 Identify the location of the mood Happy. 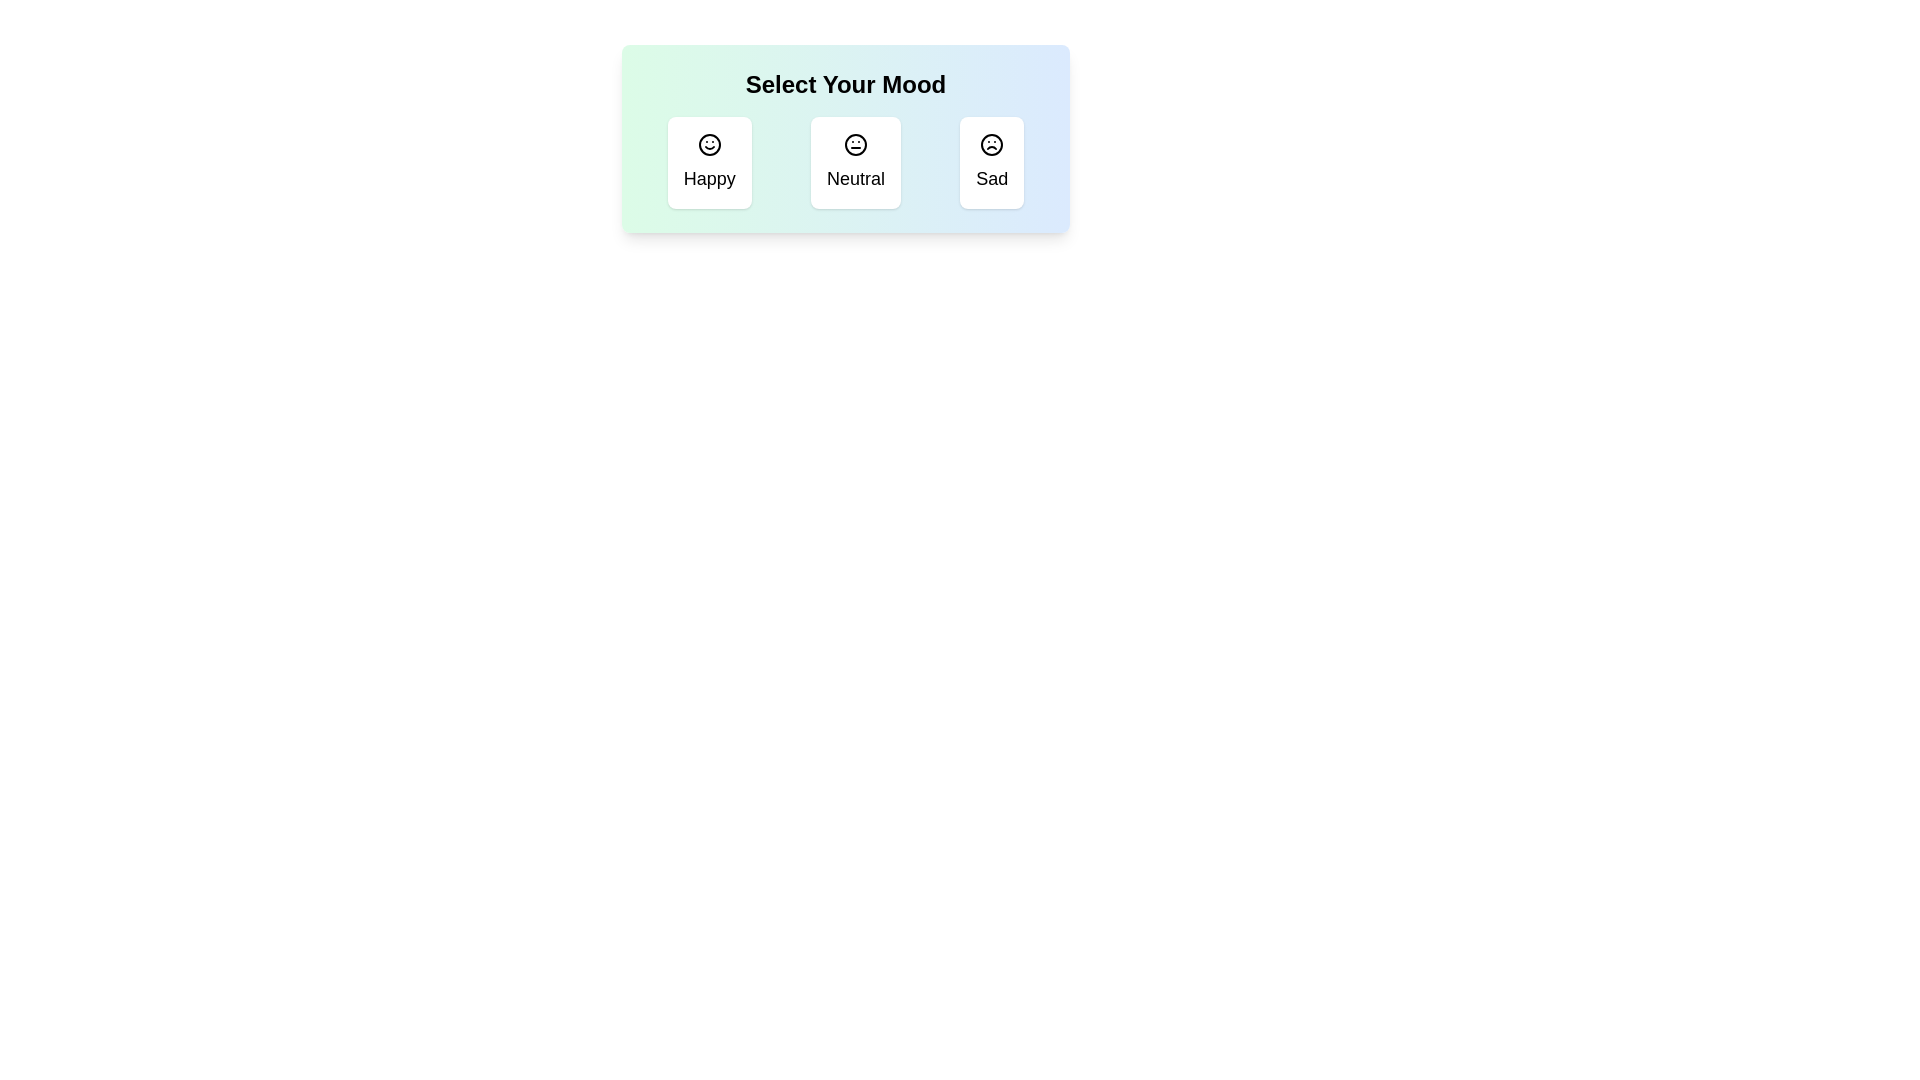
(709, 161).